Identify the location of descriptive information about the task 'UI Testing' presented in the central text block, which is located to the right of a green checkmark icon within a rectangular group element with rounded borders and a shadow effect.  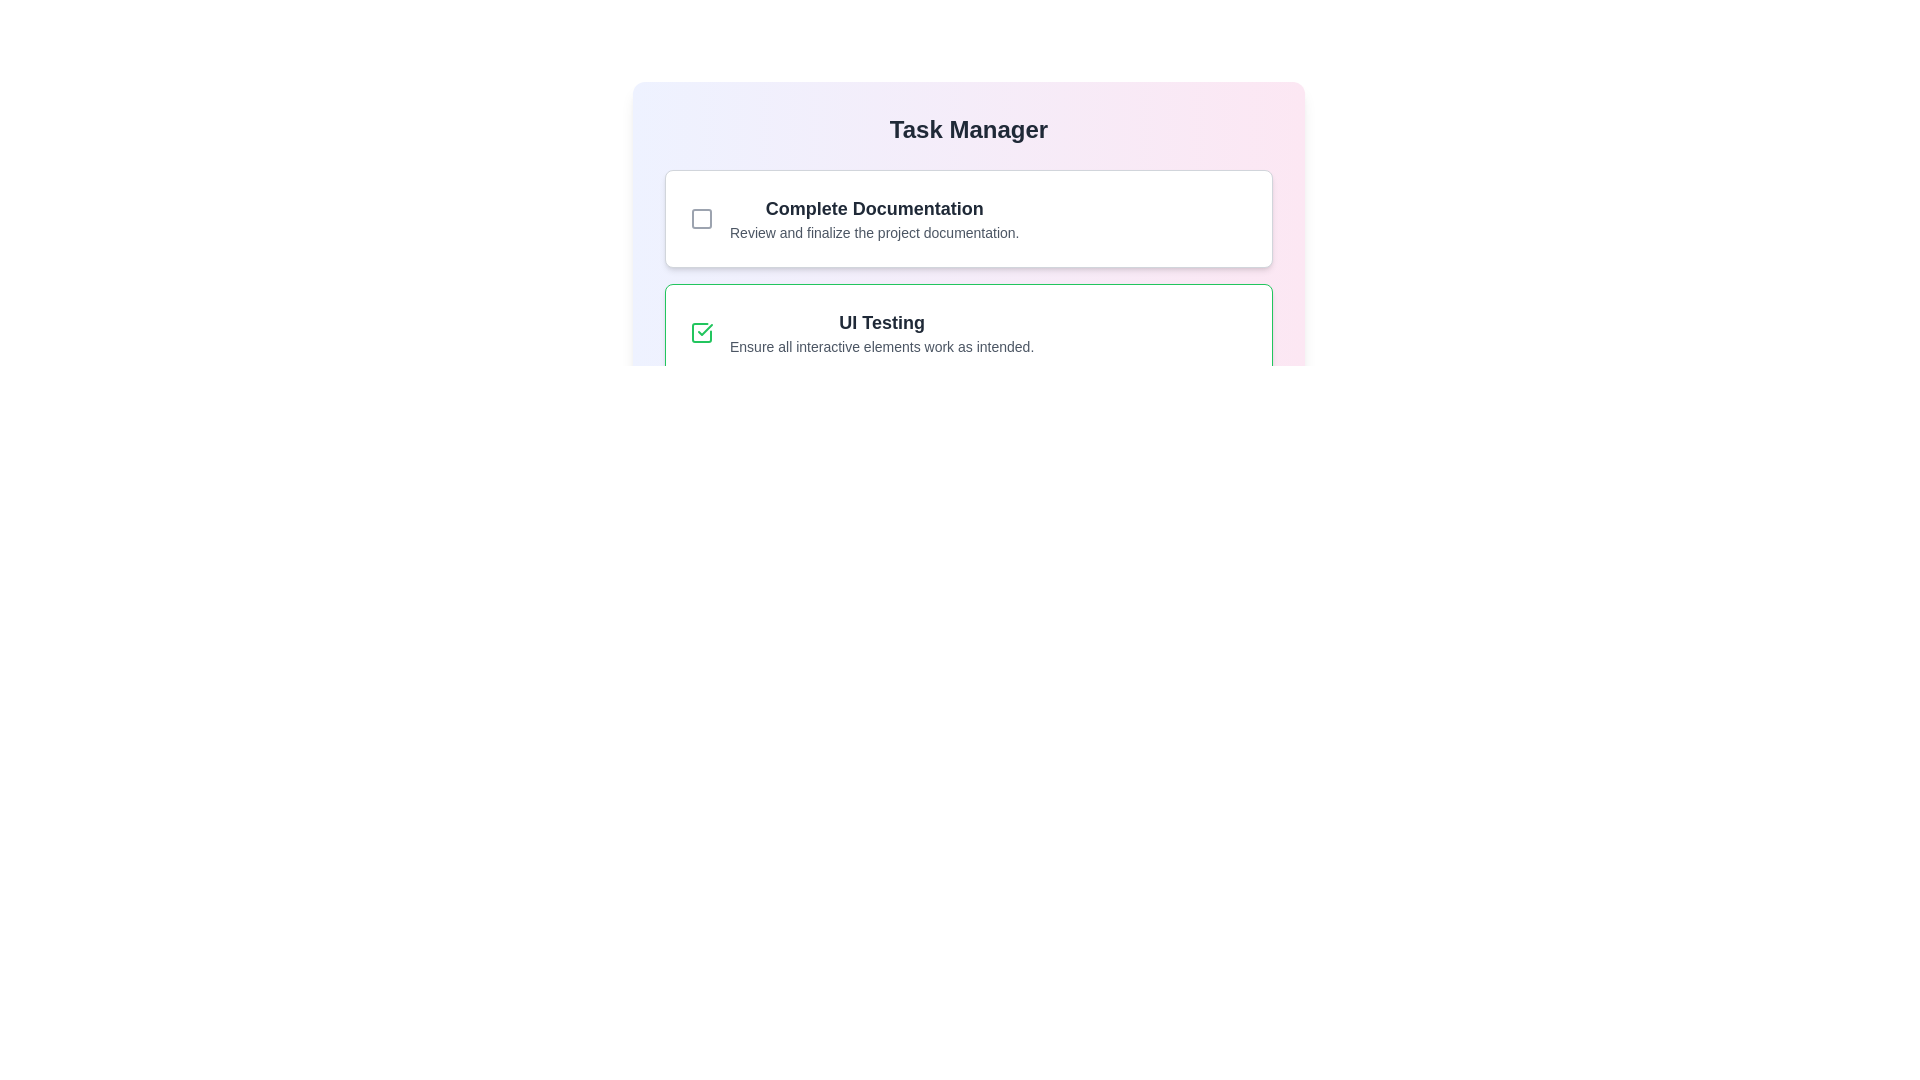
(881, 331).